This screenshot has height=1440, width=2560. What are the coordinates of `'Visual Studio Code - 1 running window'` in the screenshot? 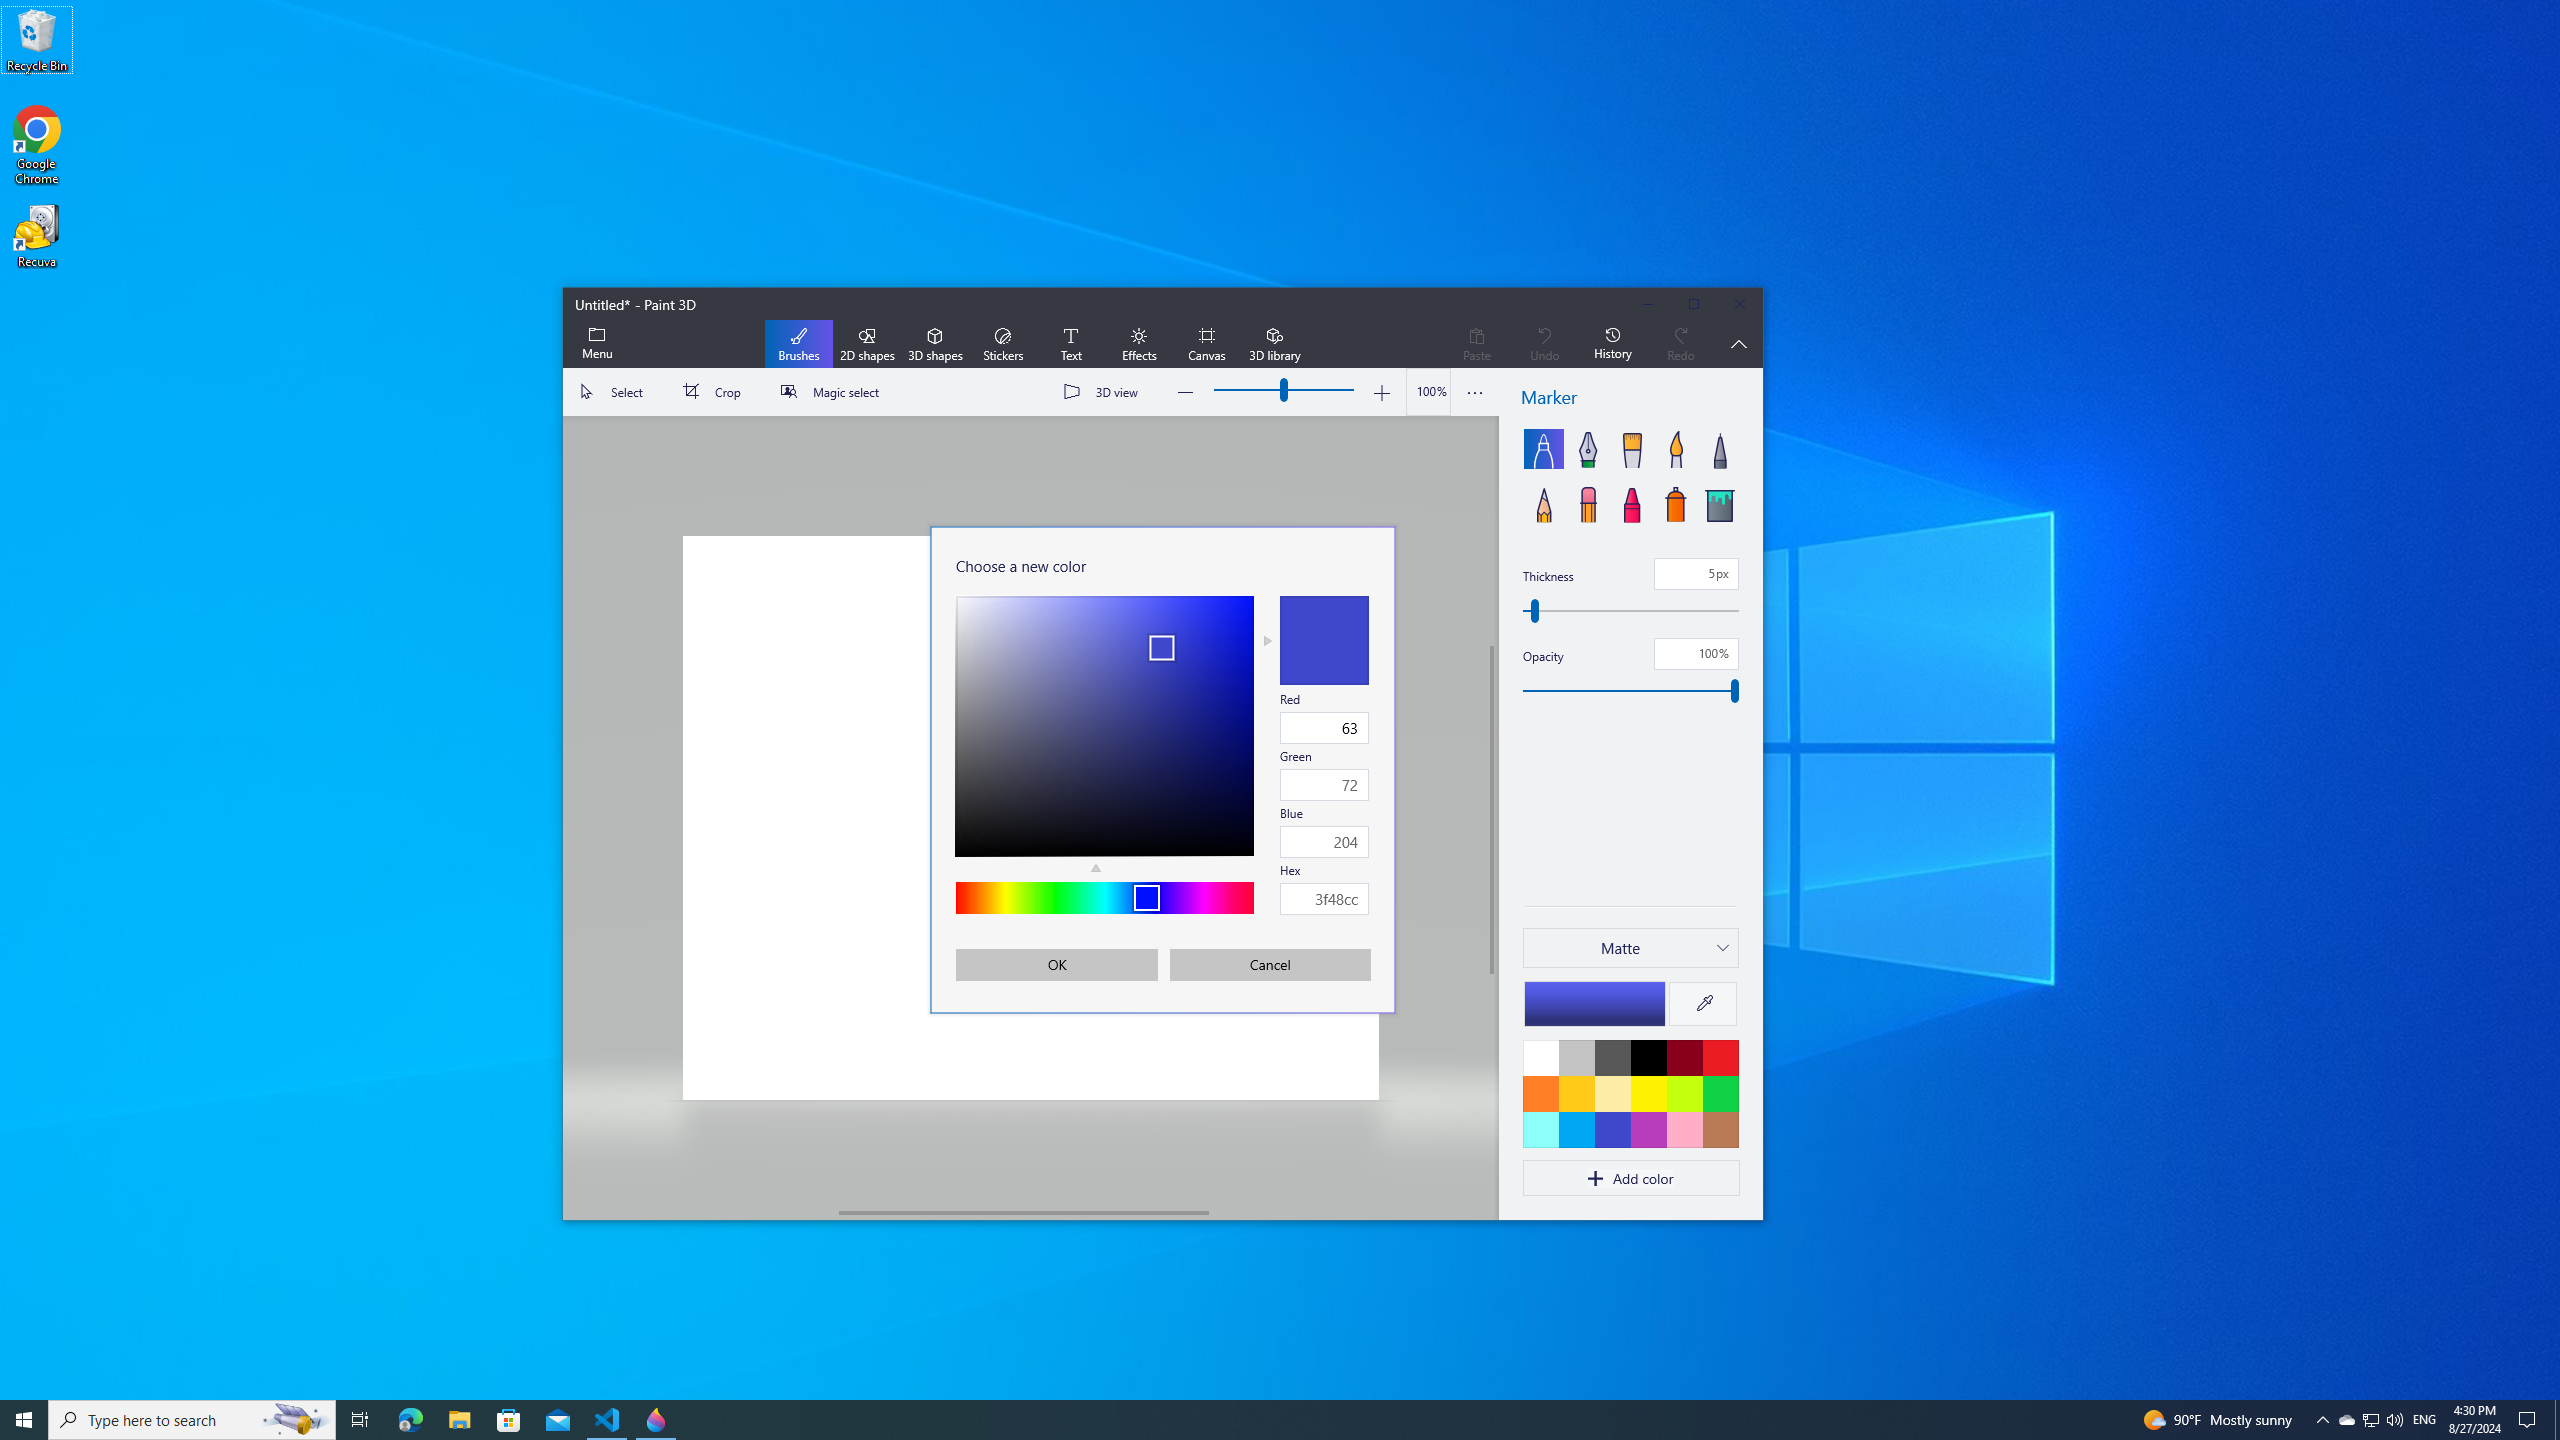 It's located at (607, 1418).